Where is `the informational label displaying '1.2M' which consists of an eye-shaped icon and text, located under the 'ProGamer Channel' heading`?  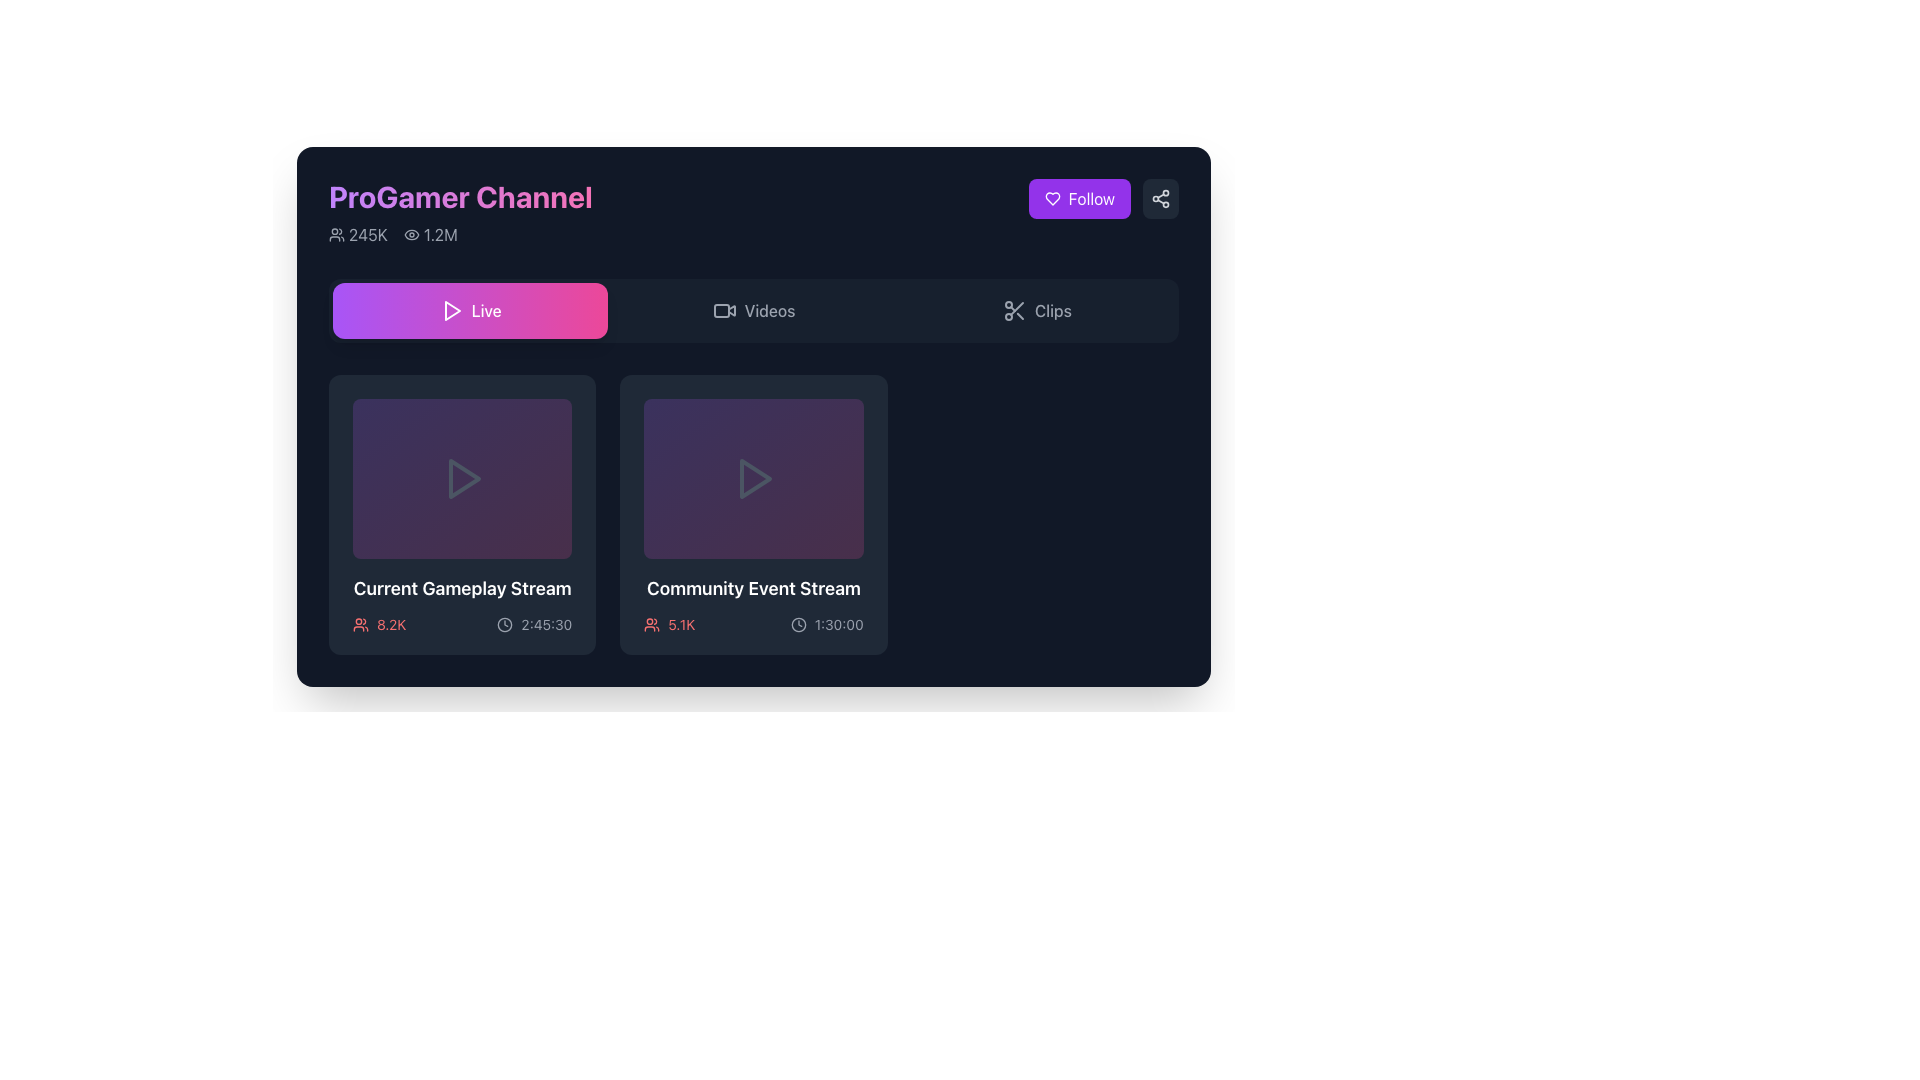
the informational label displaying '1.2M' which consists of an eye-shaped icon and text, located under the 'ProGamer Channel' heading is located at coordinates (429, 234).